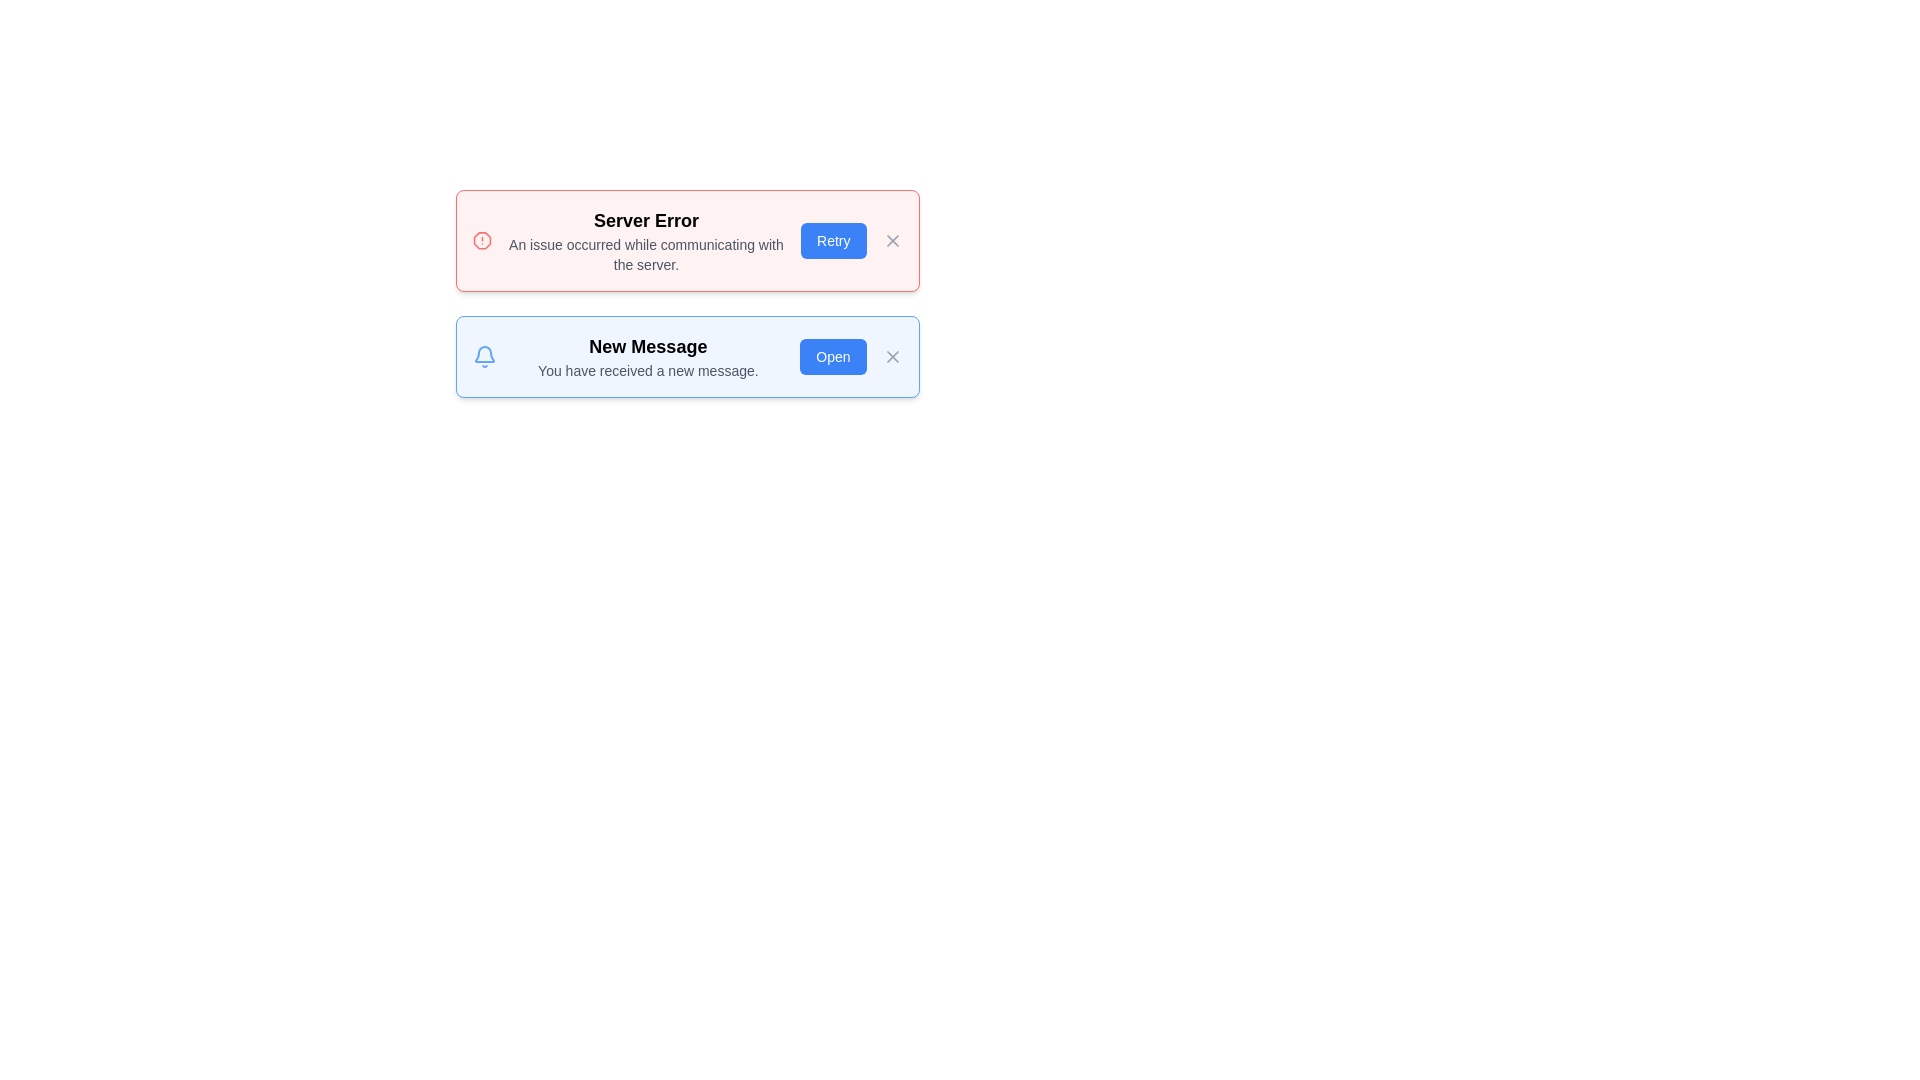 The height and width of the screenshot is (1080, 1920). What do you see at coordinates (484, 353) in the screenshot?
I see `the left half of the blue bell icon's outline, which is part of a notification symbol located near the middle top of the interface` at bounding box center [484, 353].